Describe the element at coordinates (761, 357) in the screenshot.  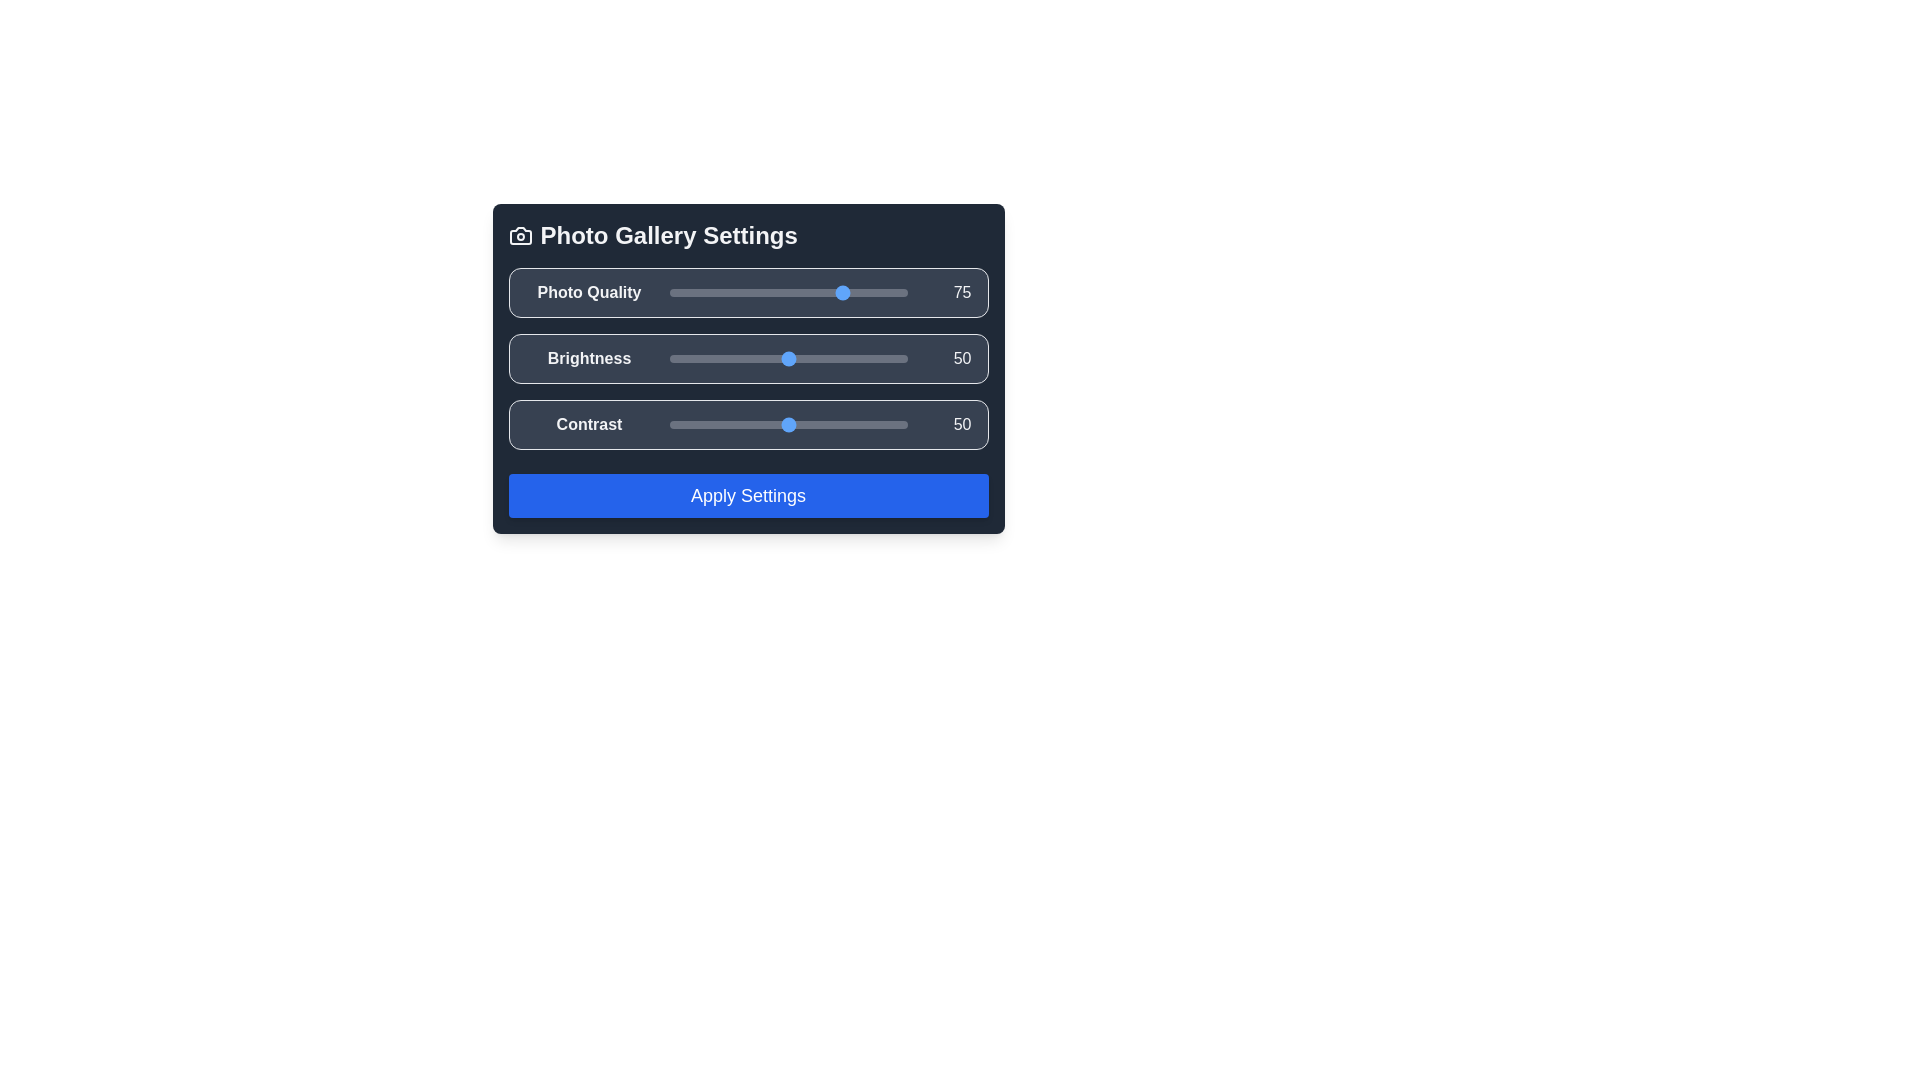
I see `the brightness` at that location.